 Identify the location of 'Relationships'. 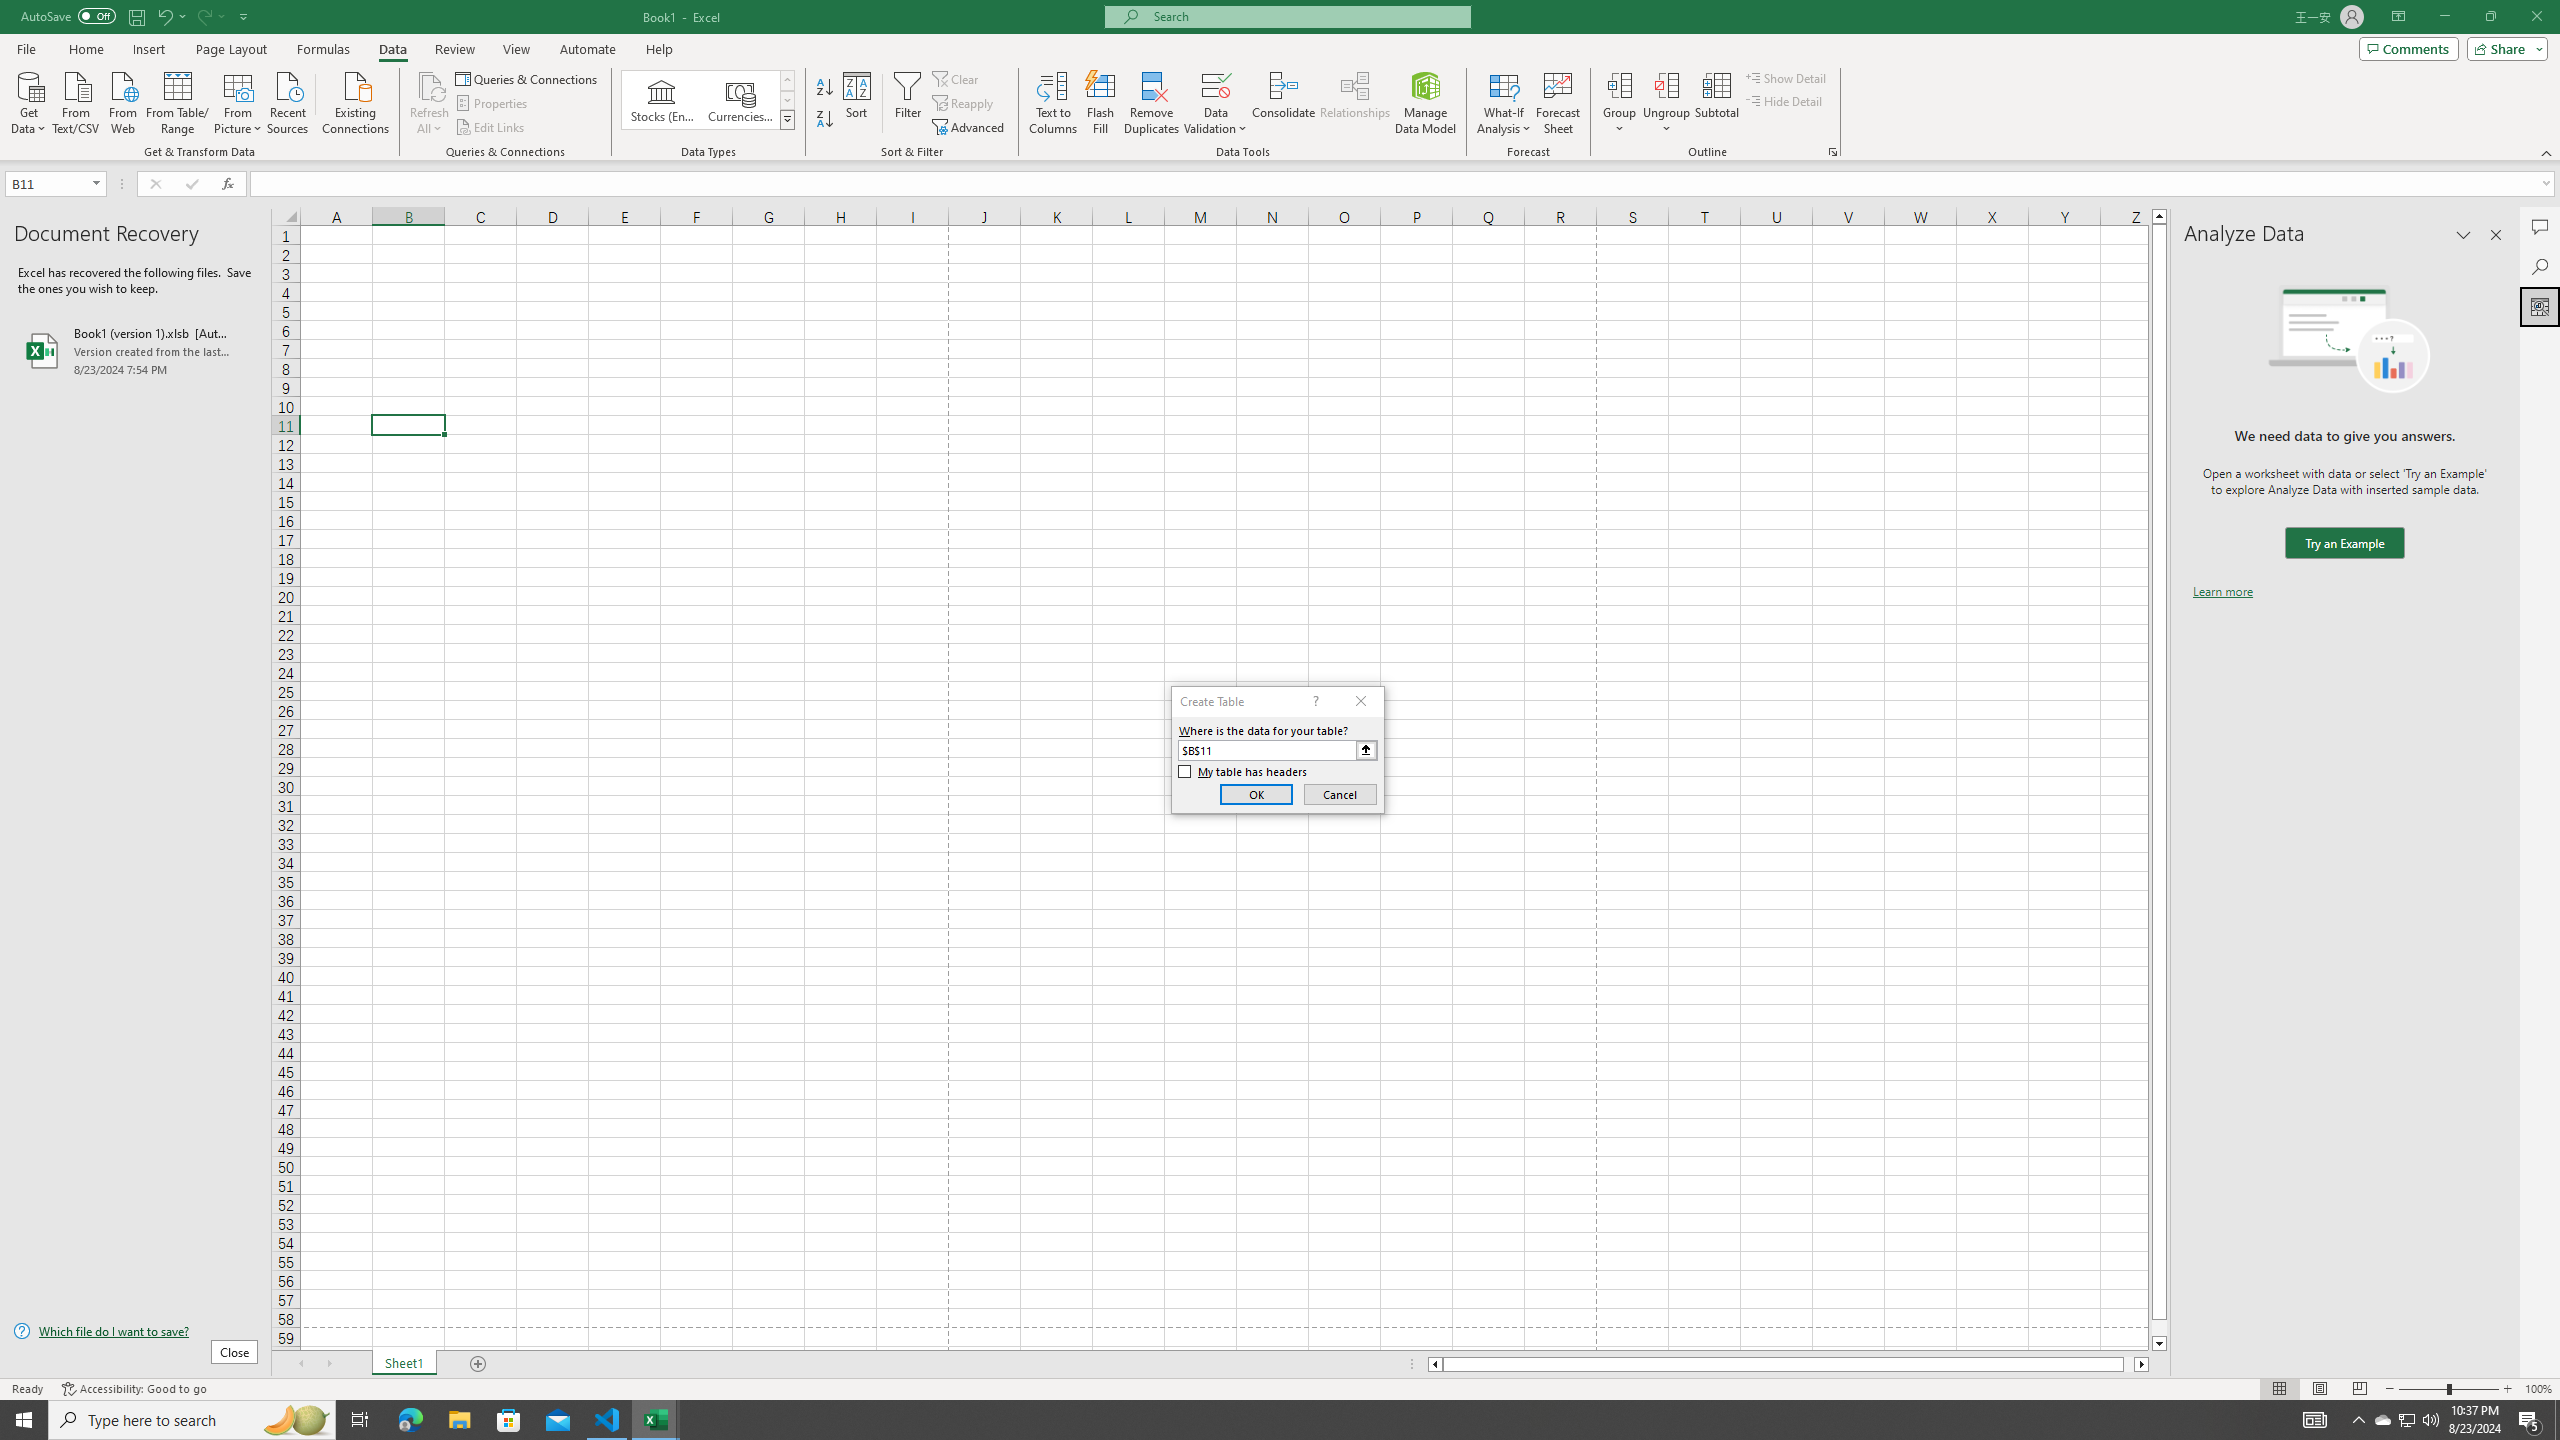
(1354, 103).